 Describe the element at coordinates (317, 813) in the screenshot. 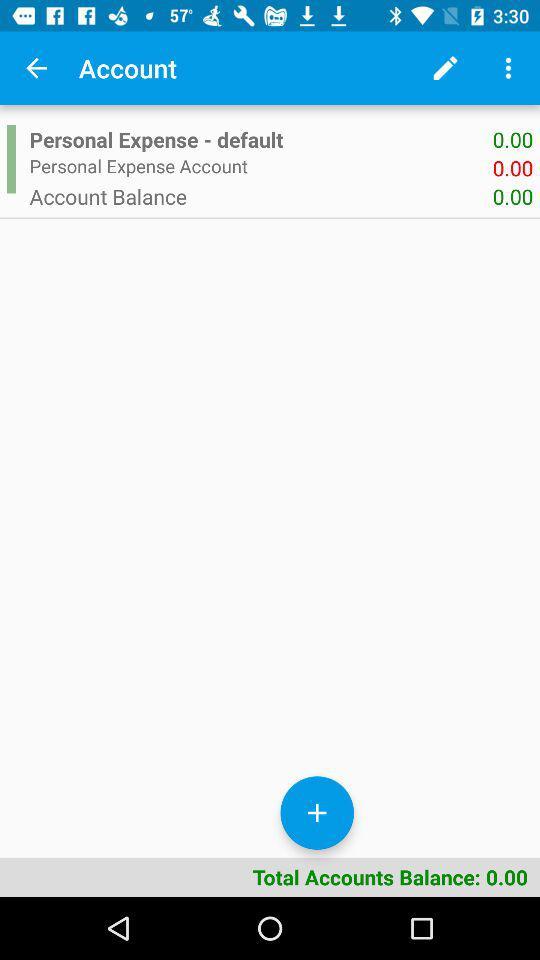

I see `item below the account balance  icon` at that location.